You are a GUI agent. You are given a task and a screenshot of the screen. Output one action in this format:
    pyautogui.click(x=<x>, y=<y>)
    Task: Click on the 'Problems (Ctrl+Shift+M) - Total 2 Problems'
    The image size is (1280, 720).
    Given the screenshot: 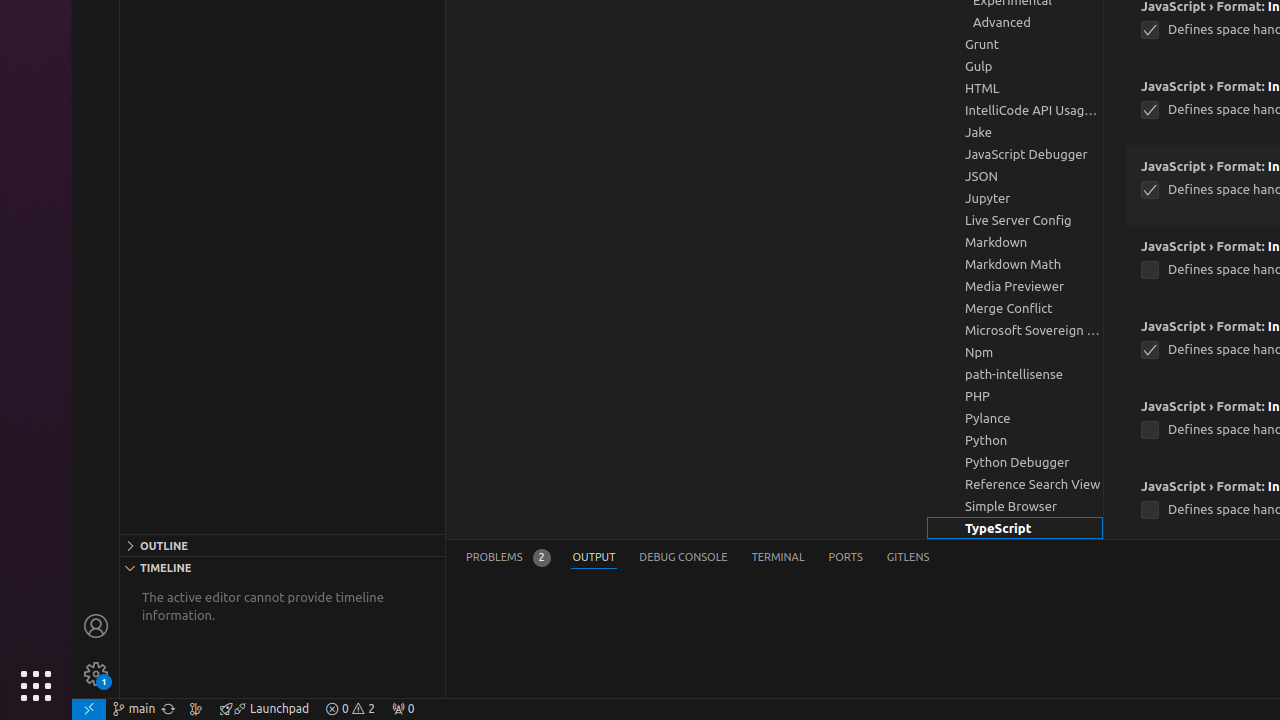 What is the action you would take?
    pyautogui.click(x=507, y=557)
    